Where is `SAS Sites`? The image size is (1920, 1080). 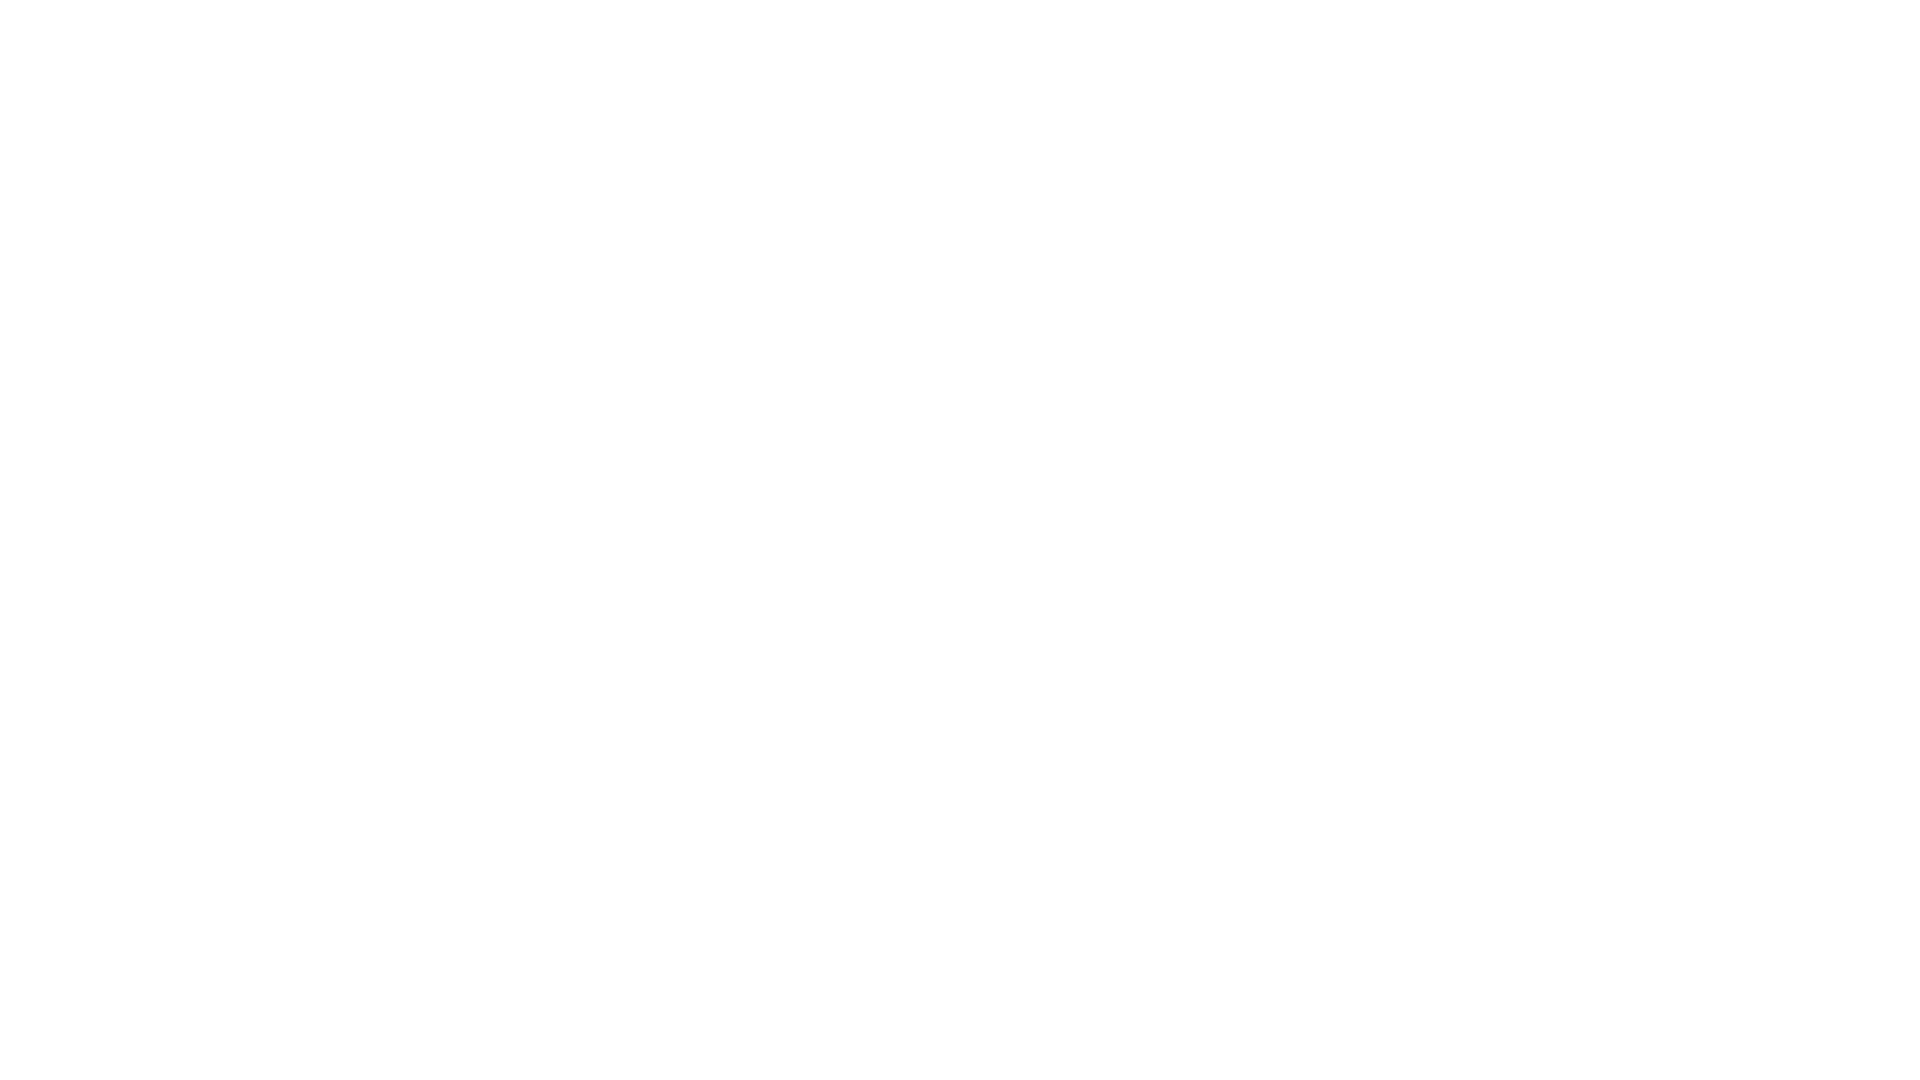
SAS Sites is located at coordinates (1490, 32).